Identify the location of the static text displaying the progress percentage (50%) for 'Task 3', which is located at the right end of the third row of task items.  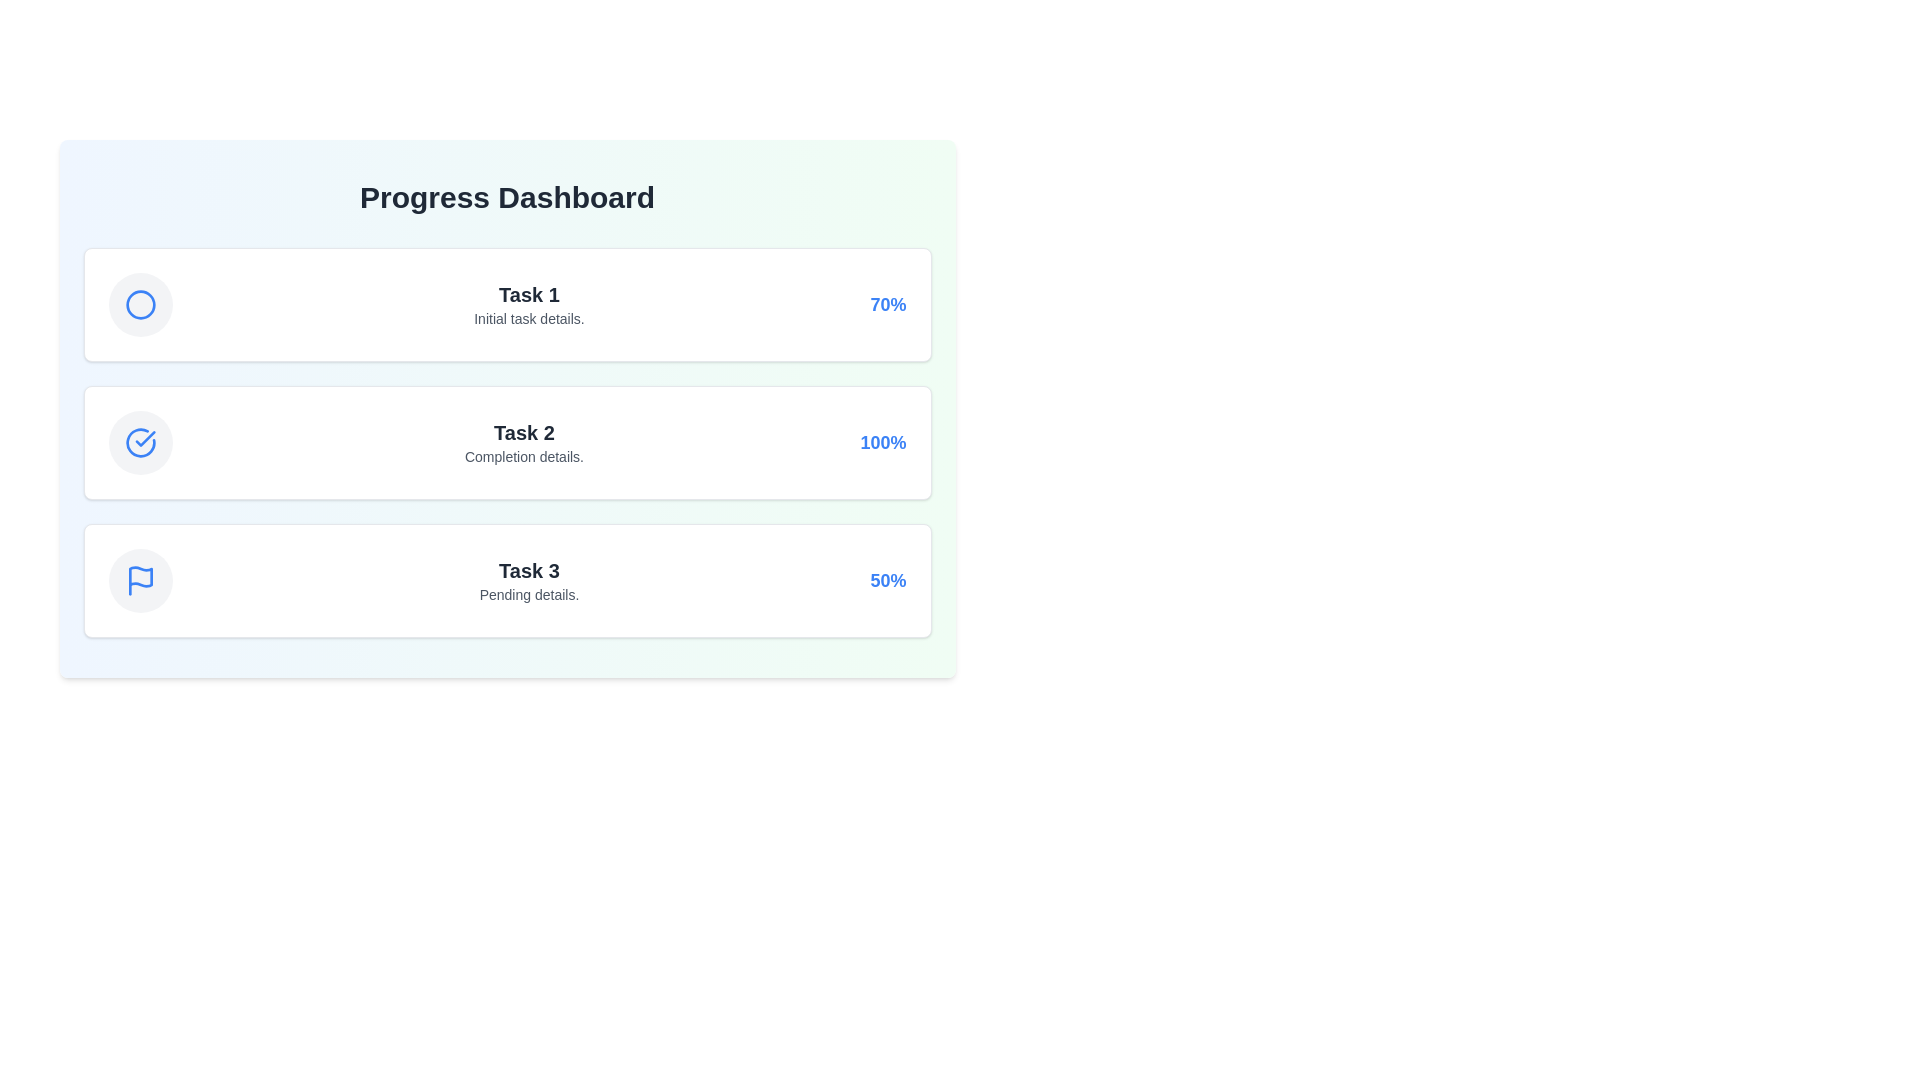
(887, 581).